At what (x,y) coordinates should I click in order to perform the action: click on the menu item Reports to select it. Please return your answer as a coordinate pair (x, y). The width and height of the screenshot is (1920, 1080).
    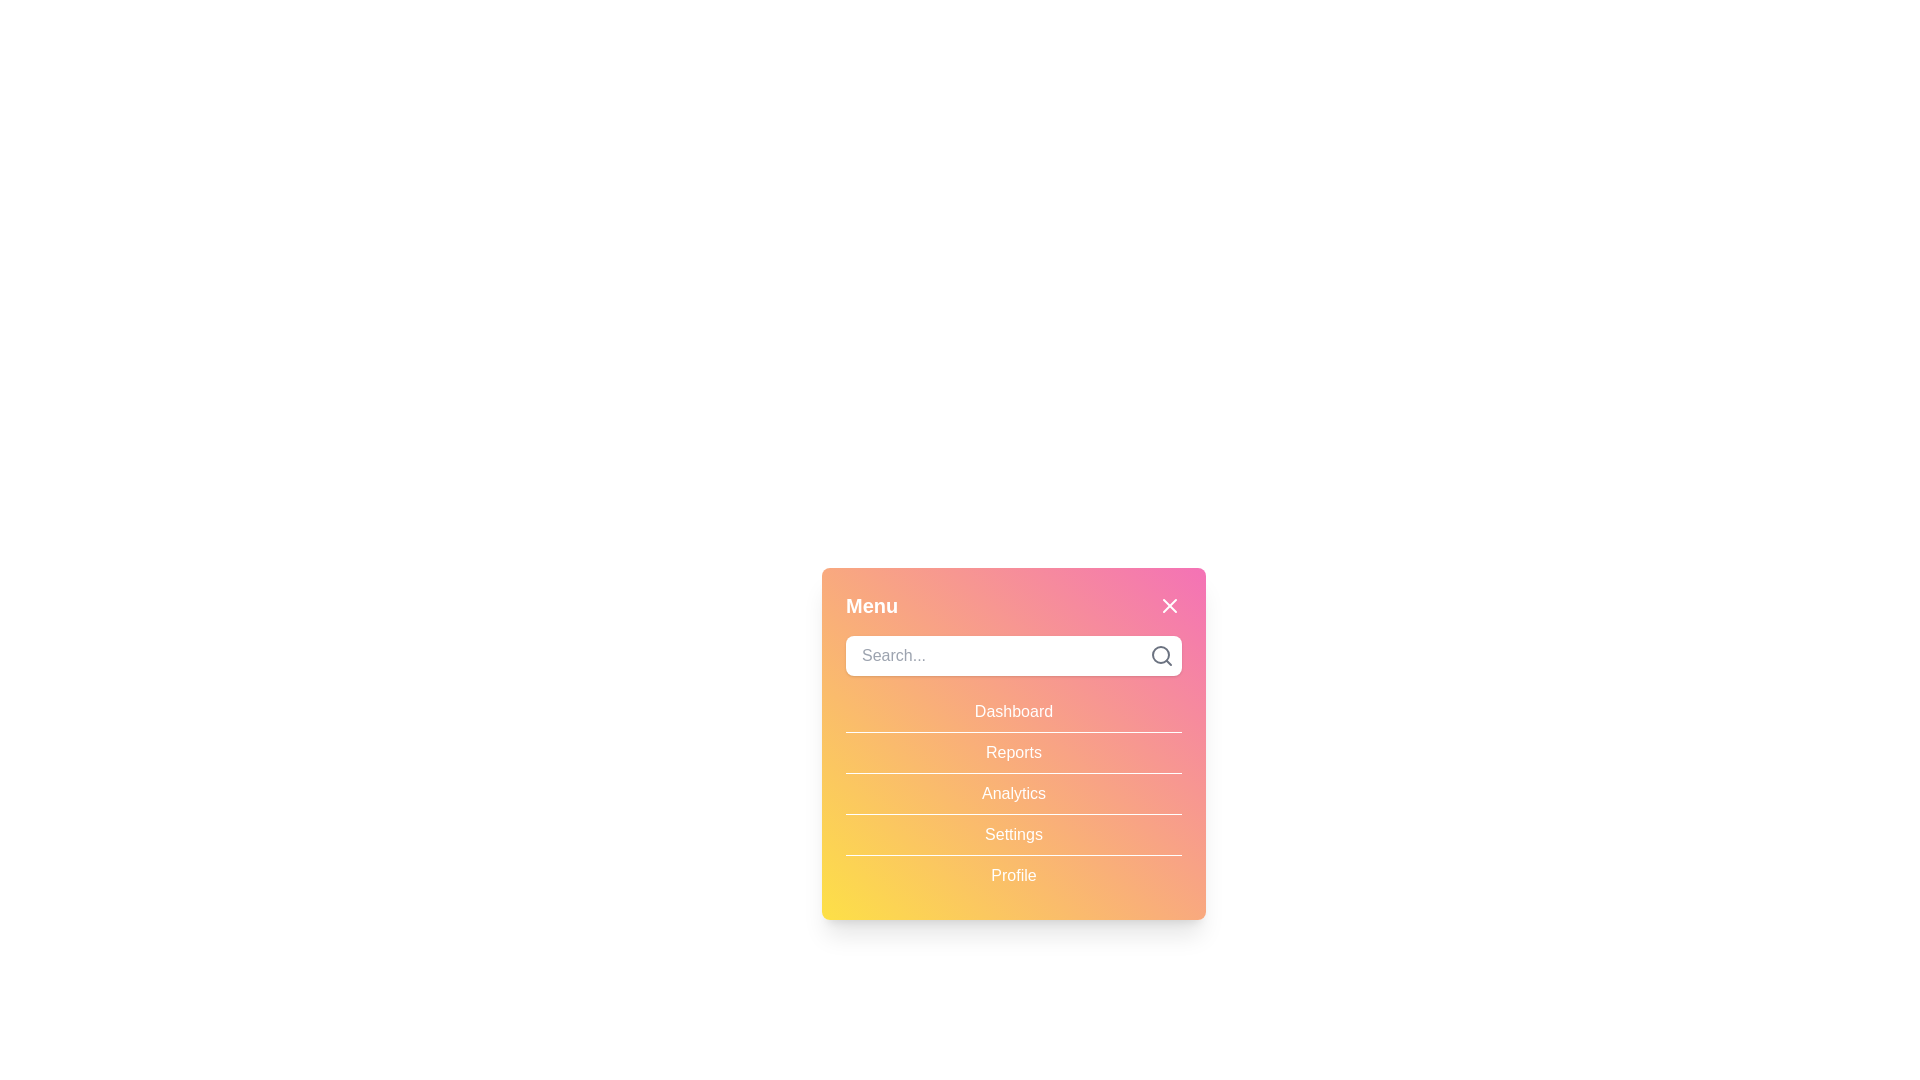
    Looking at the image, I should click on (1013, 752).